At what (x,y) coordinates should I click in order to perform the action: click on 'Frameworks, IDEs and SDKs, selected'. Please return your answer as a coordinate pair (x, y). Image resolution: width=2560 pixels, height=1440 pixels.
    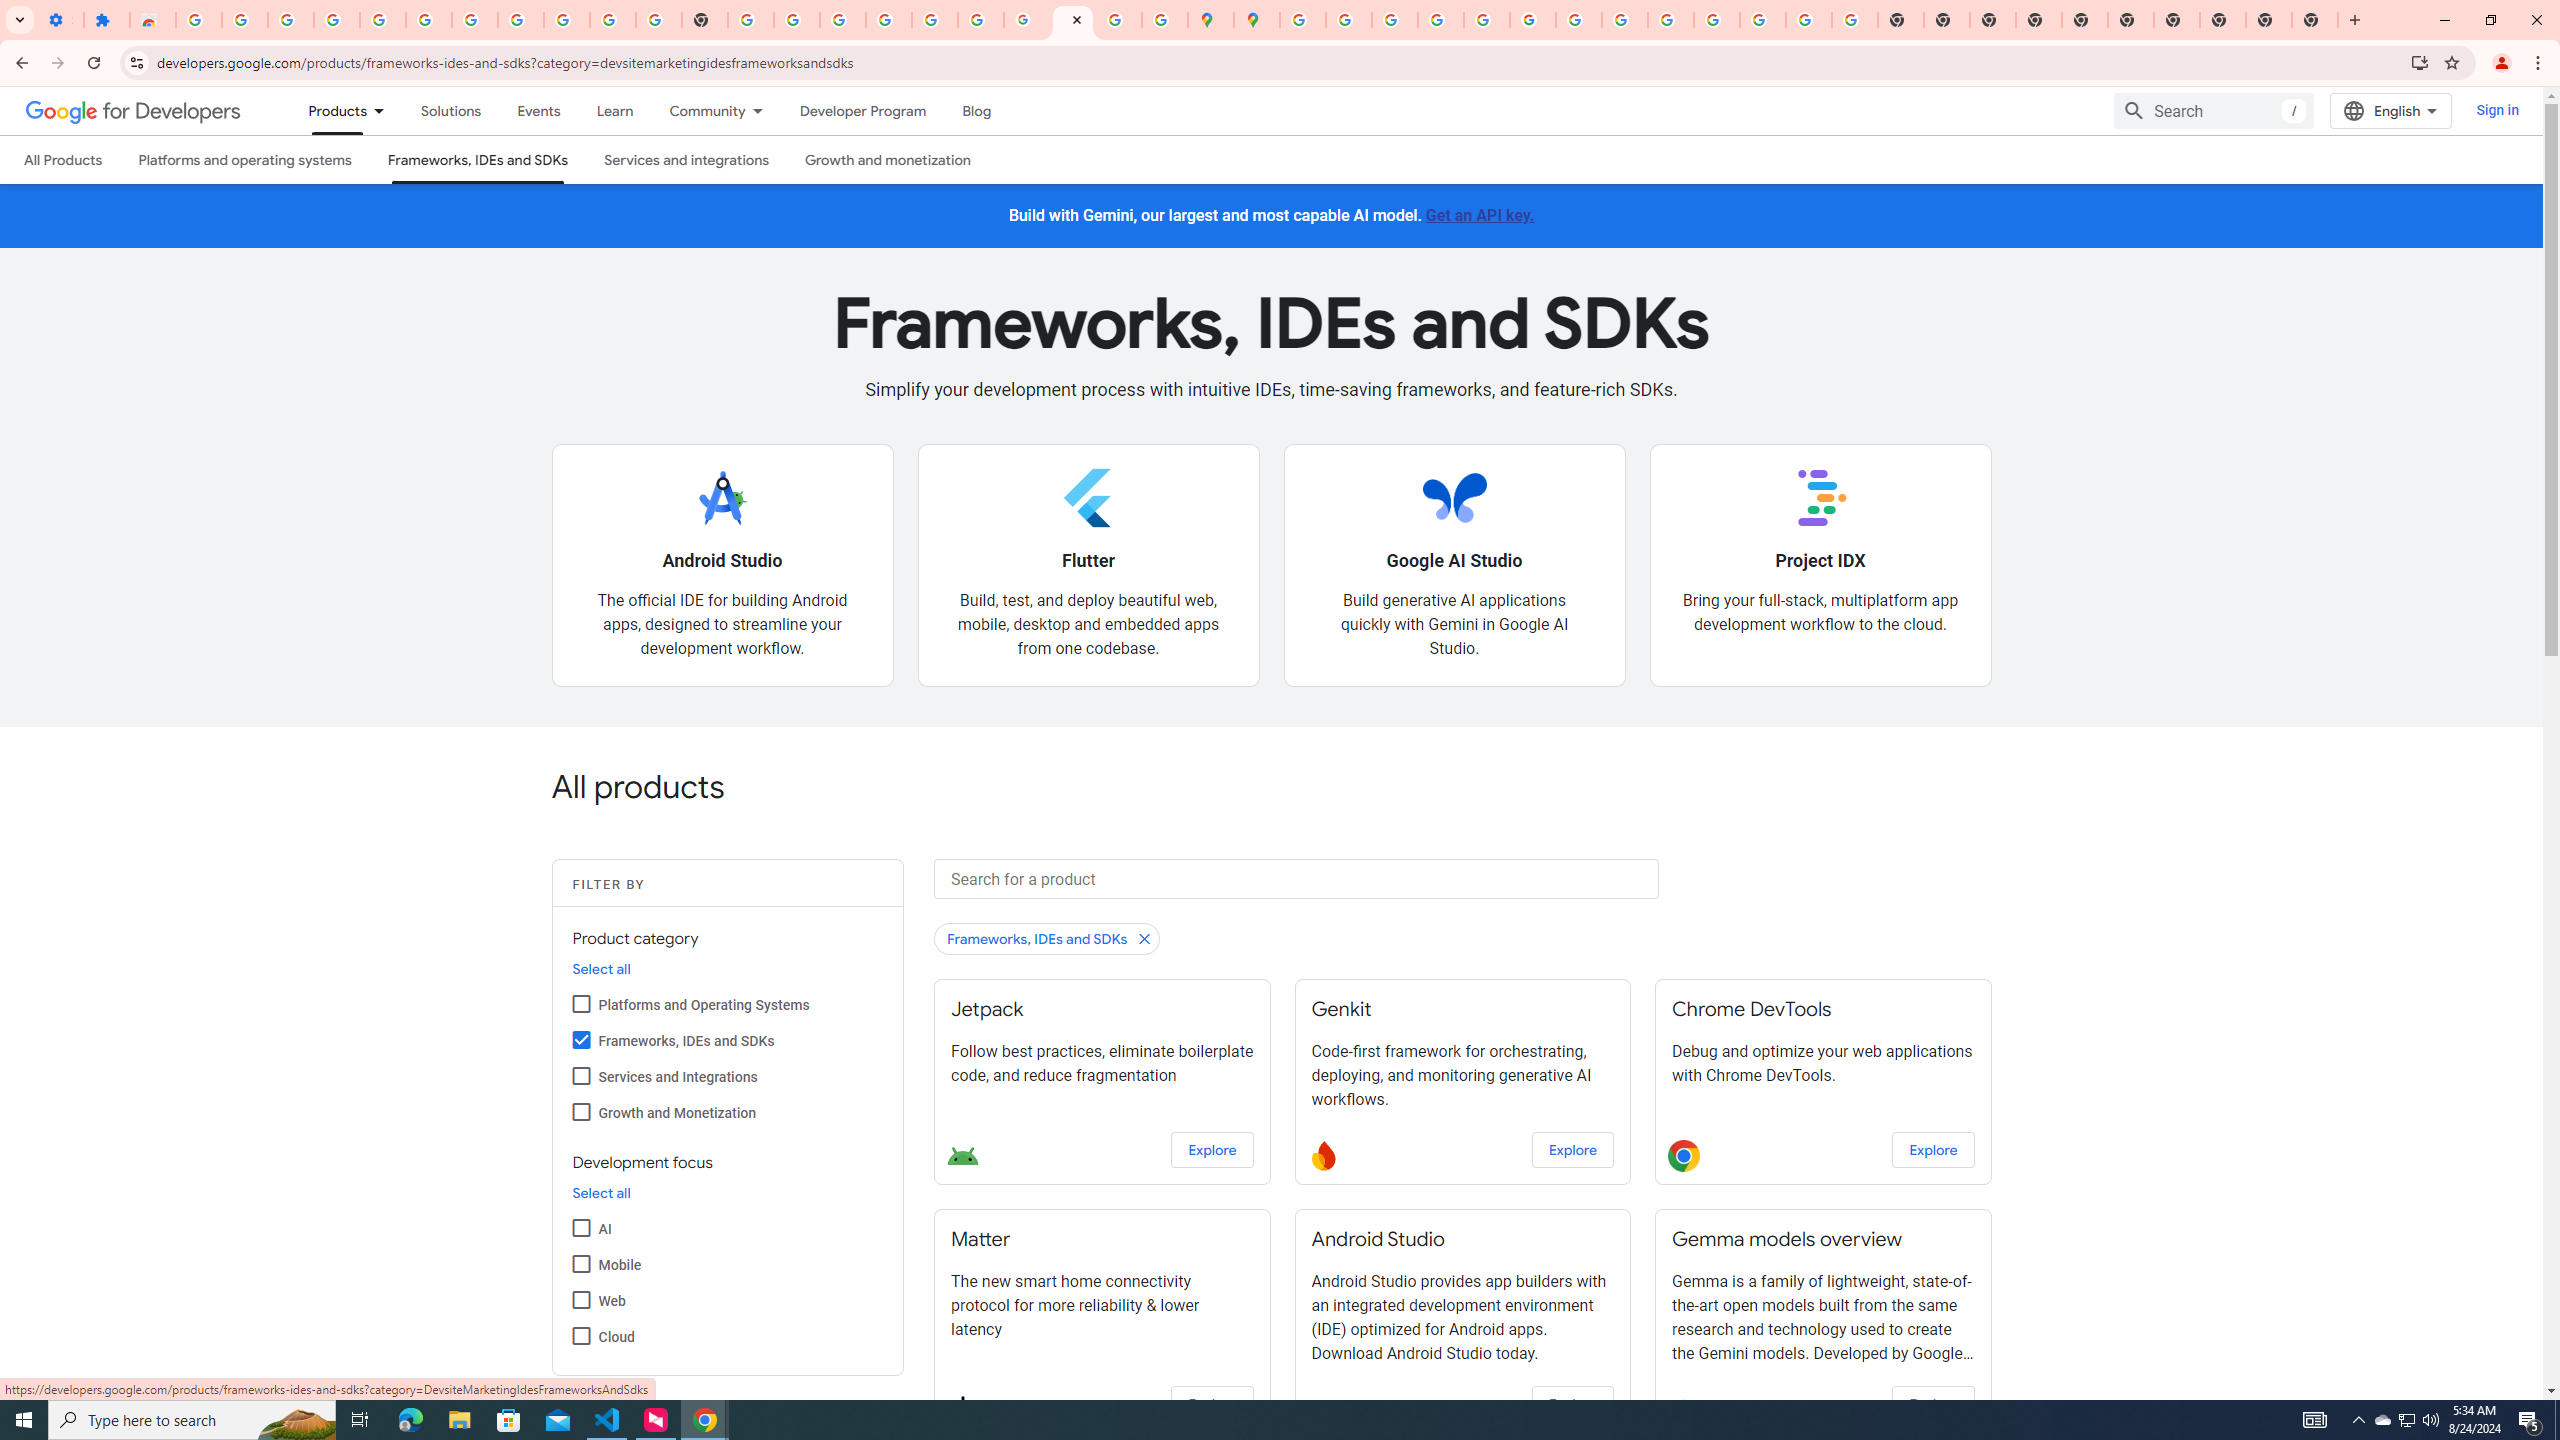
    Looking at the image, I should click on (476, 158).